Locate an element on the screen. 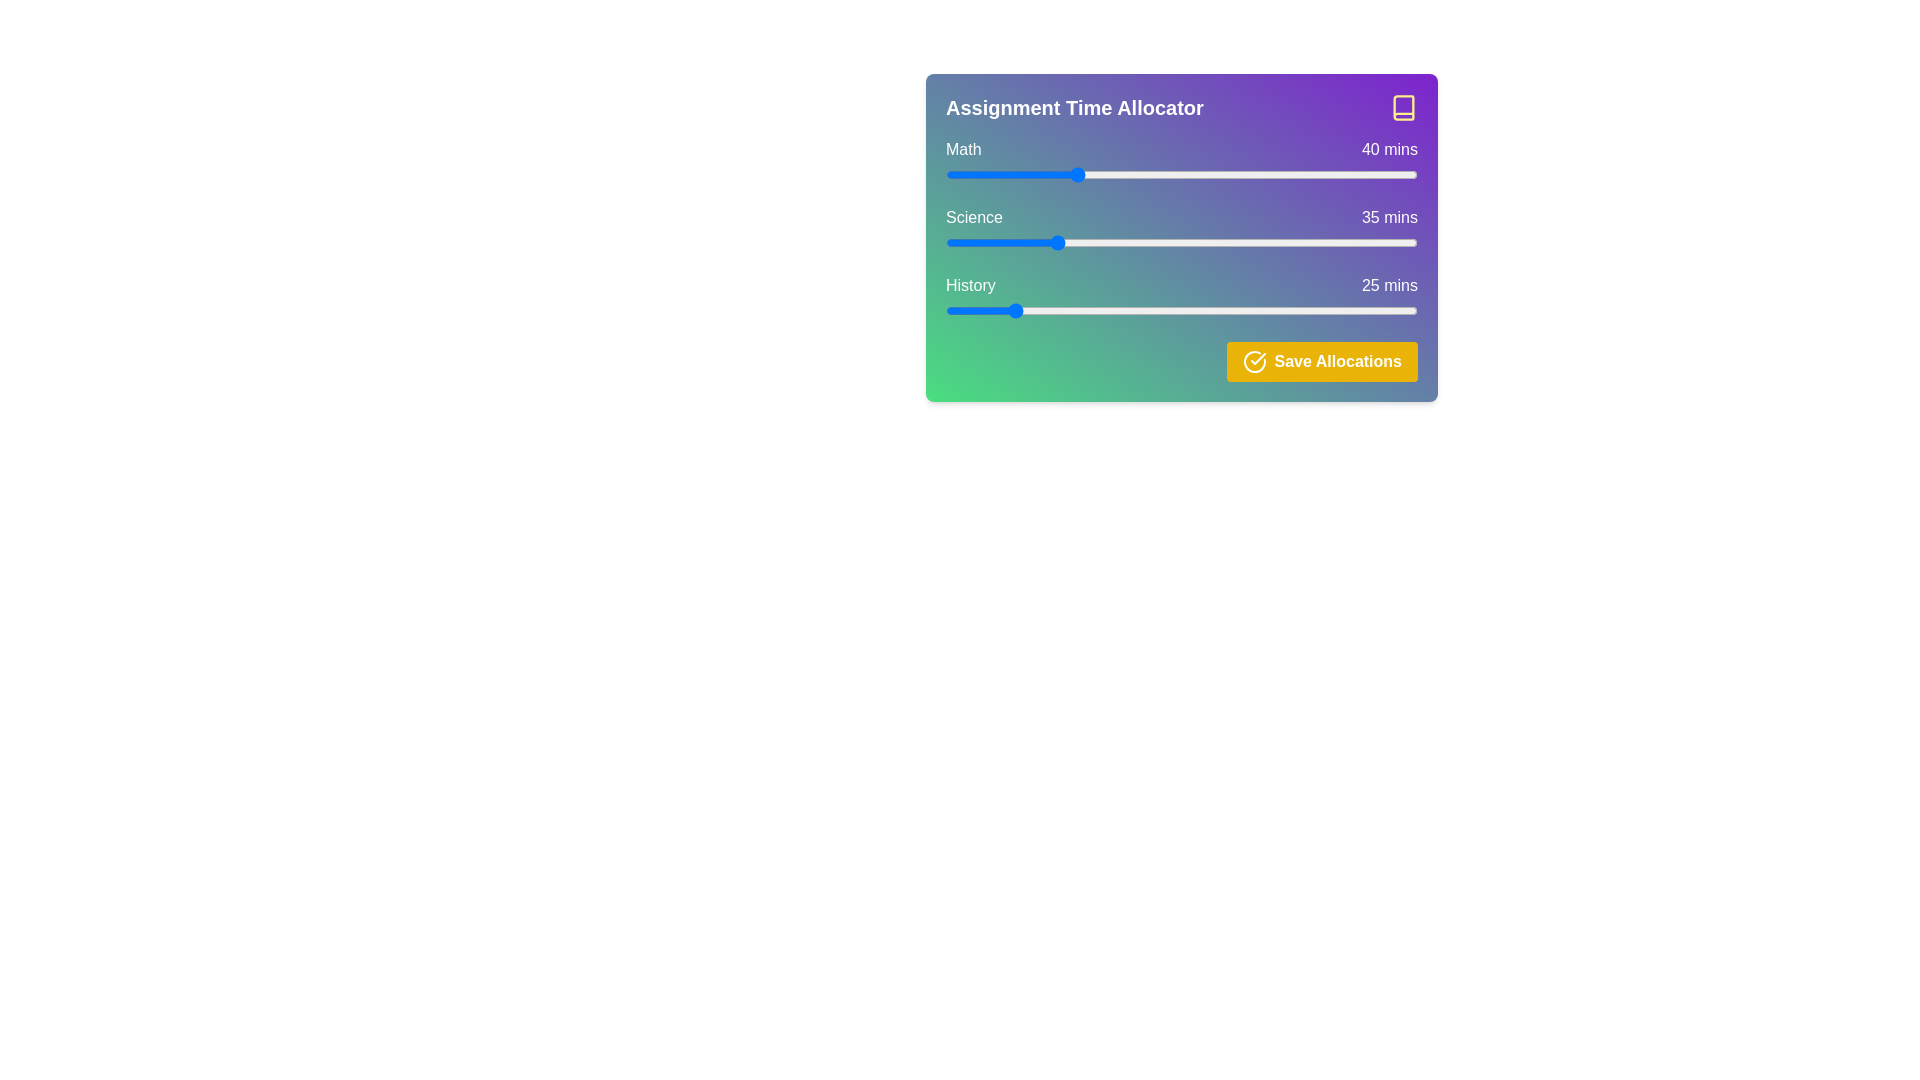 This screenshot has width=1920, height=1080. the time allocation for Math is located at coordinates (1327, 173).